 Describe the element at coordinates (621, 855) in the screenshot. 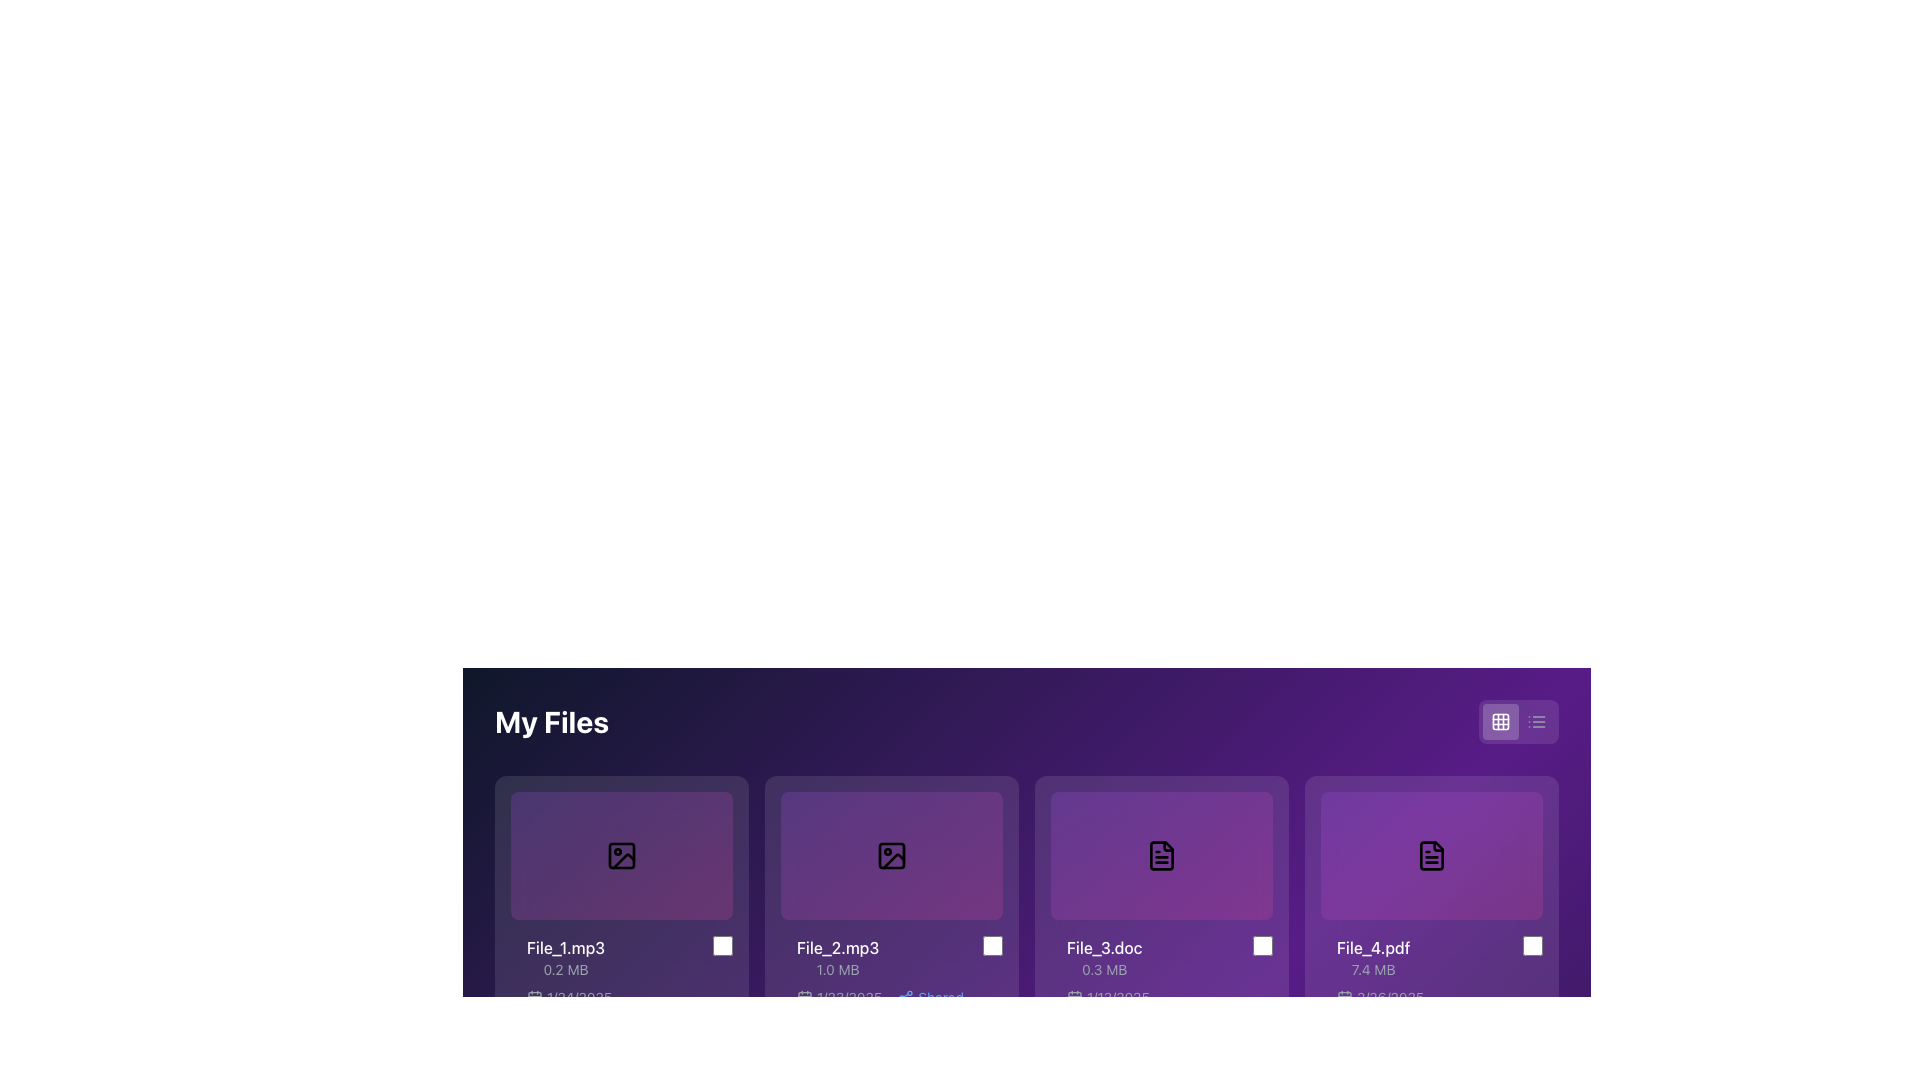

I see `the image or file thumbnail icon located in the first tile under the 'My Files' section` at that location.